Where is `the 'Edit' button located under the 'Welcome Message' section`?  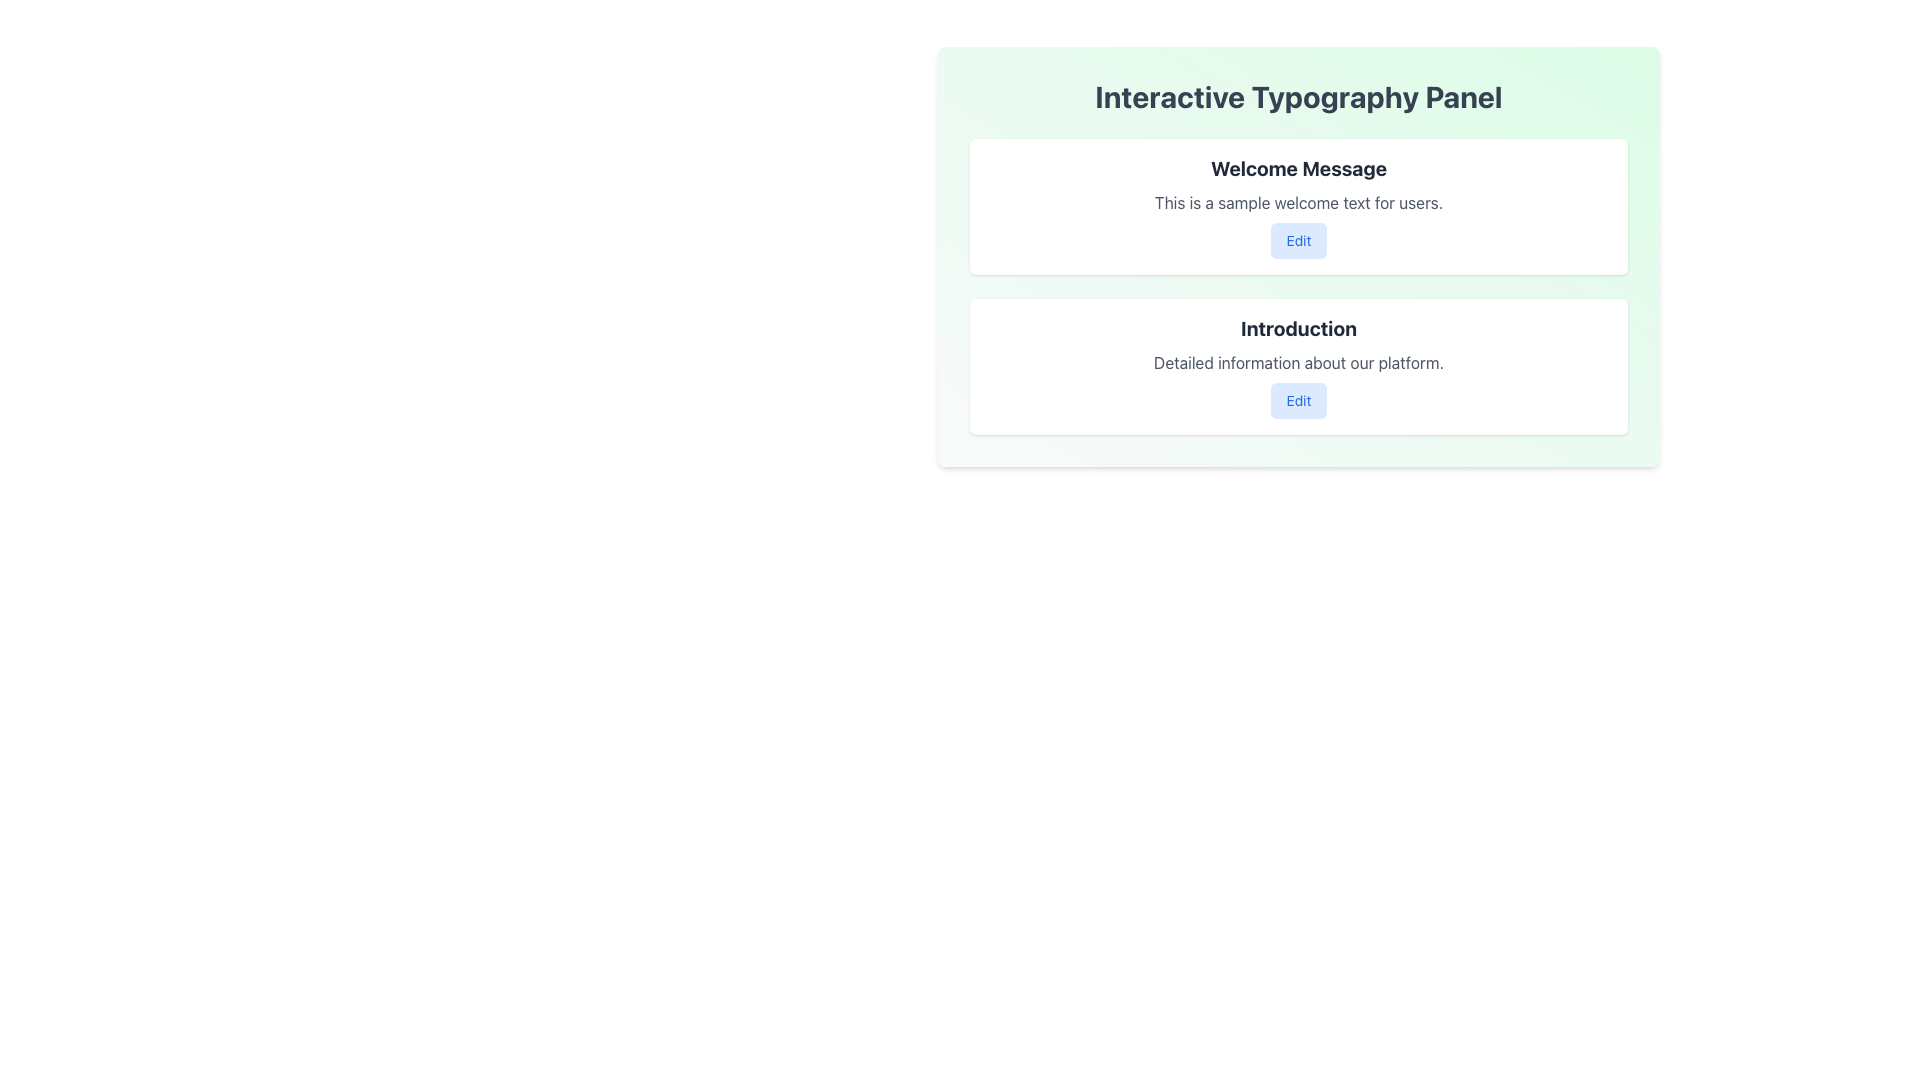 the 'Edit' button located under the 'Welcome Message' section is located at coordinates (1297, 239).